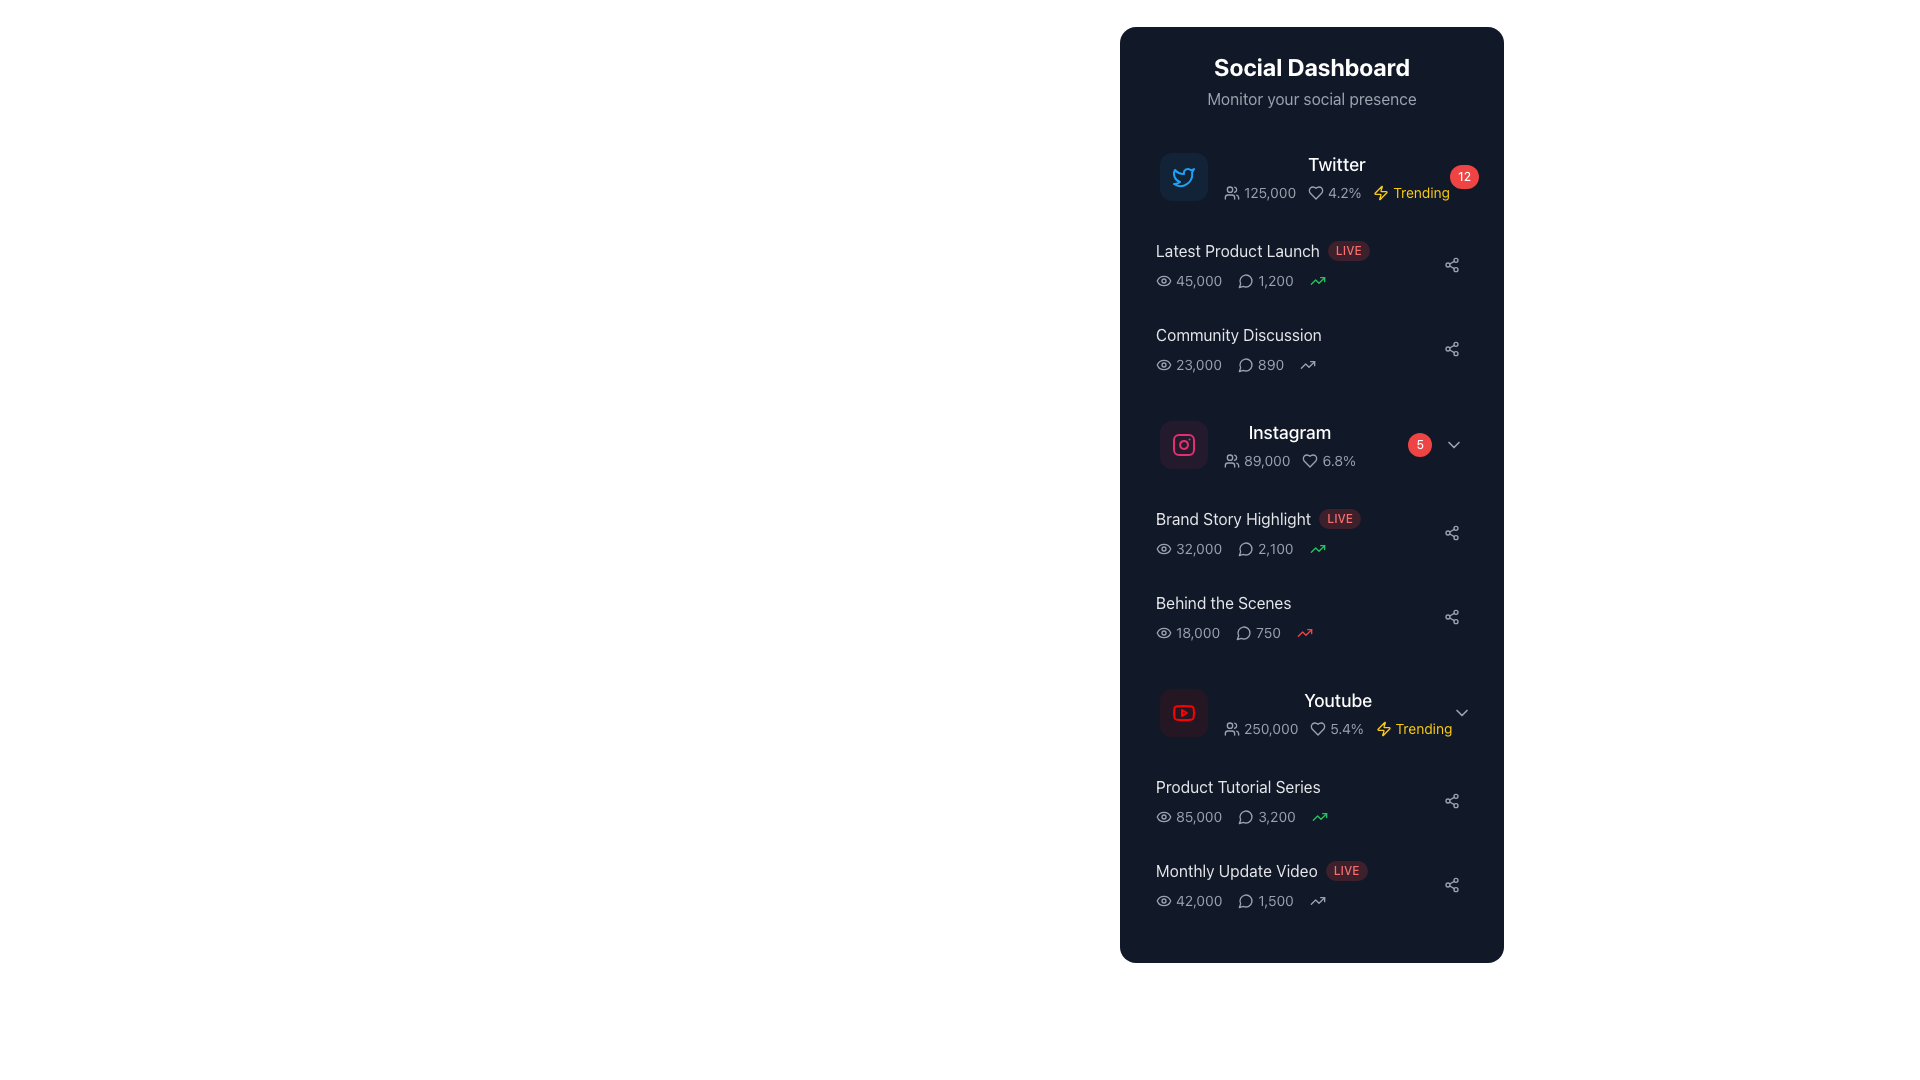 The width and height of the screenshot is (1920, 1080). I want to click on the small heart-shaped icon with a hollow outline located in the 'Twitter' section of the 'Social Dashboard' table interface, positioned immediately to the left of the numeric value '4.2%, so click(1316, 192).